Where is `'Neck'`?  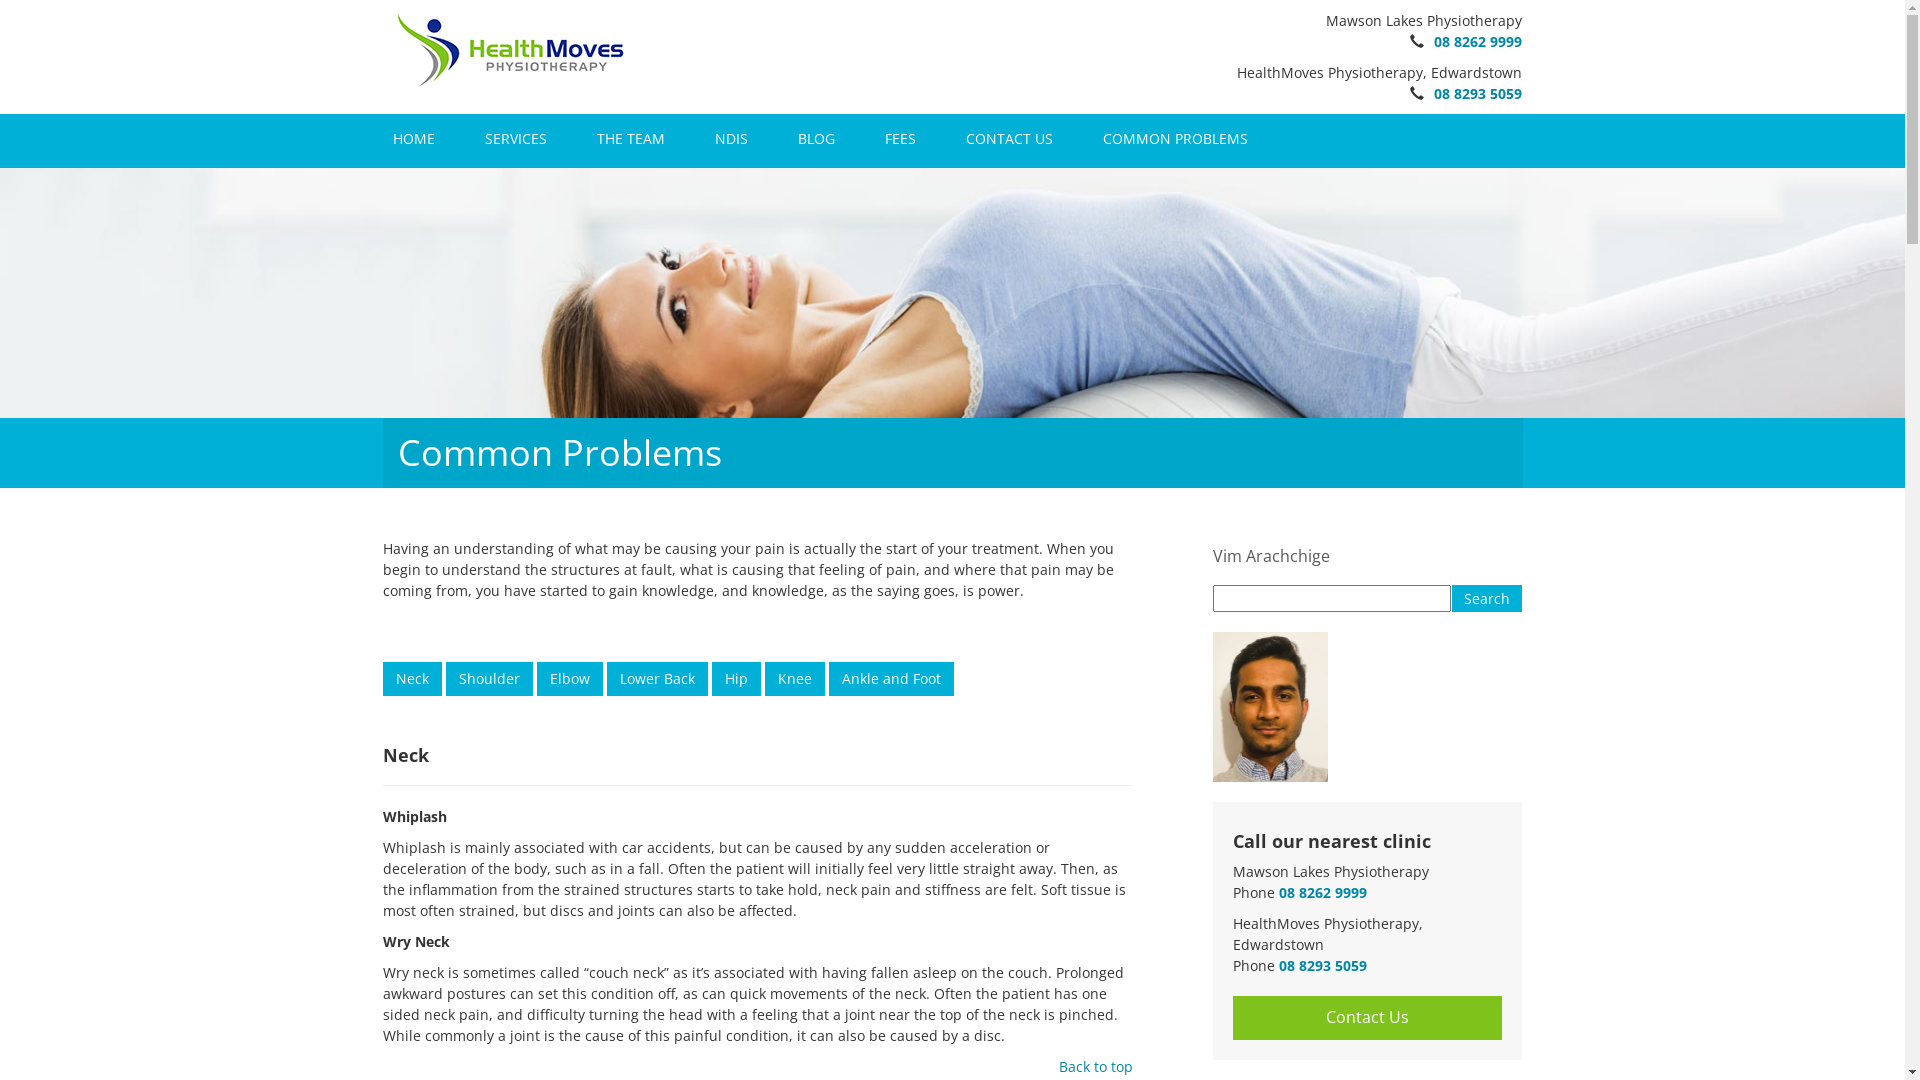
'Neck' is located at coordinates (382, 677).